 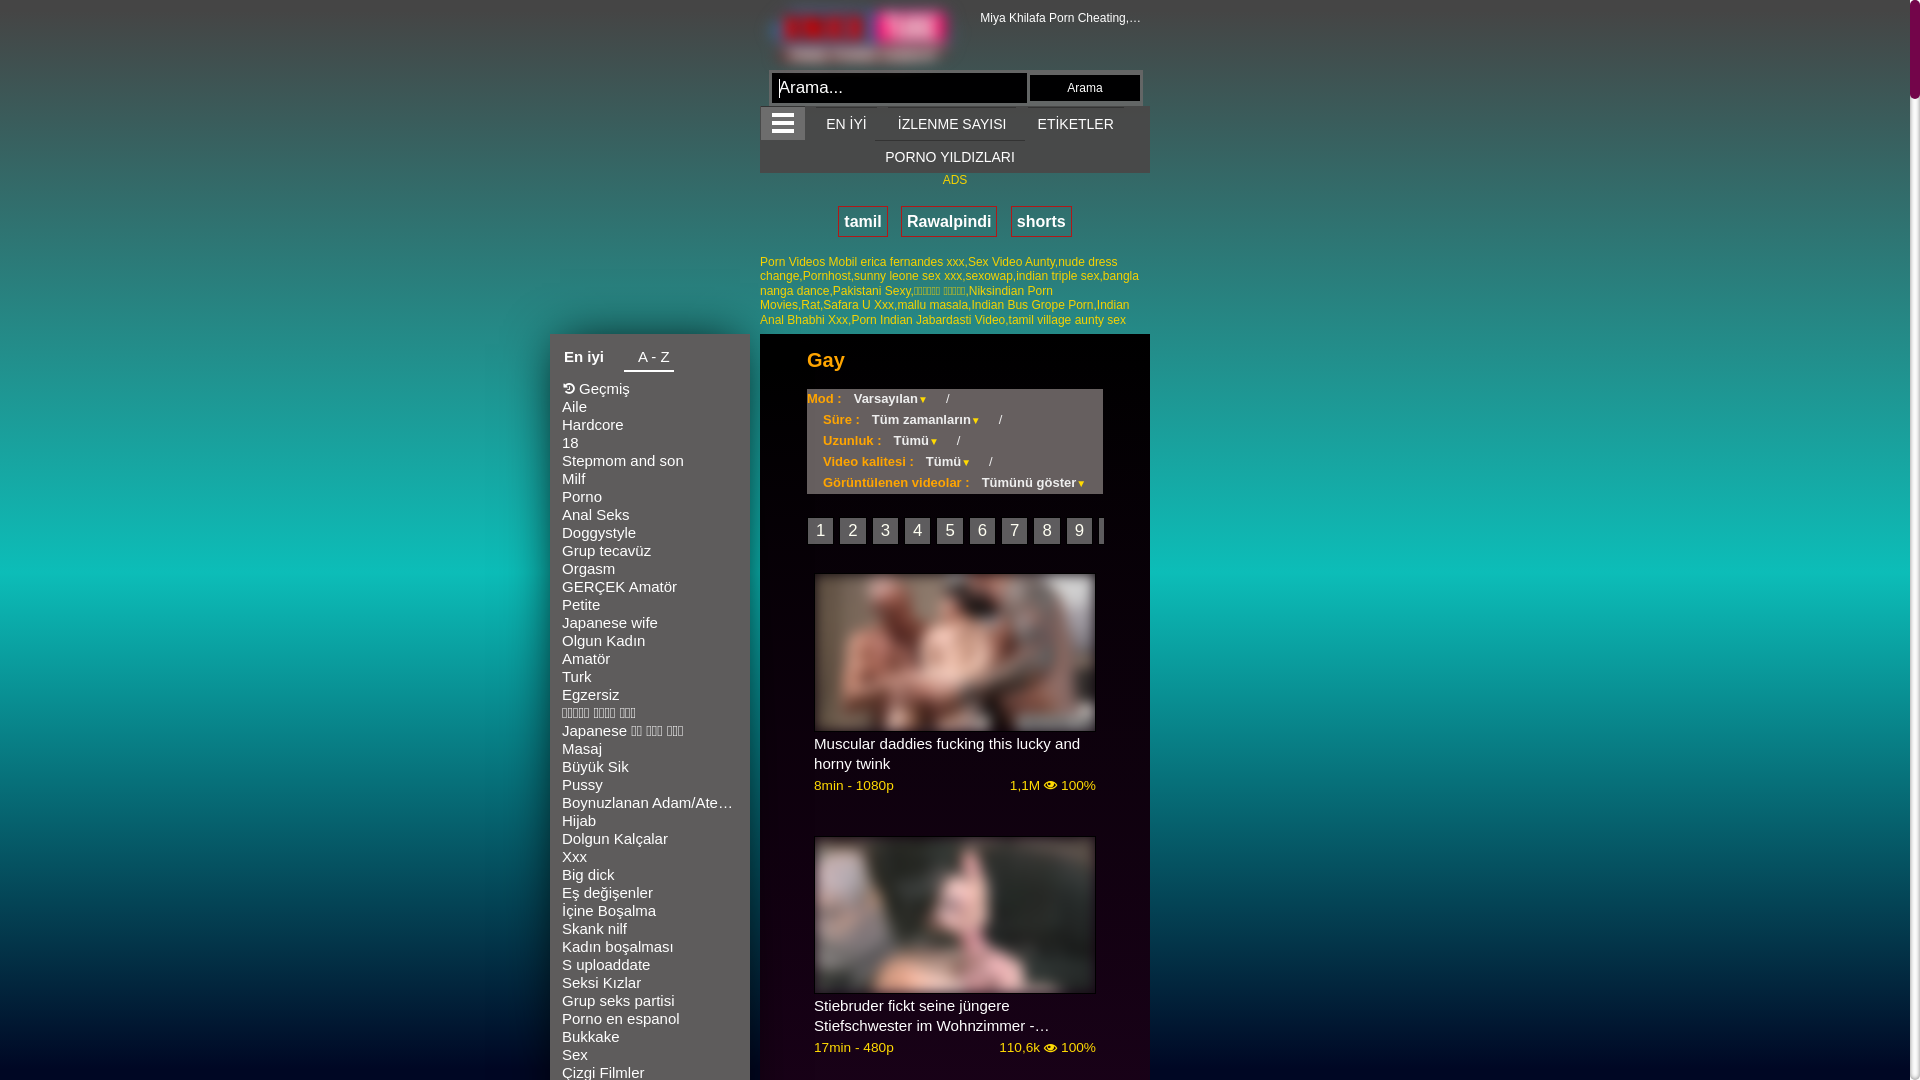 What do you see at coordinates (1030, 87) in the screenshot?
I see `'Arama'` at bounding box center [1030, 87].